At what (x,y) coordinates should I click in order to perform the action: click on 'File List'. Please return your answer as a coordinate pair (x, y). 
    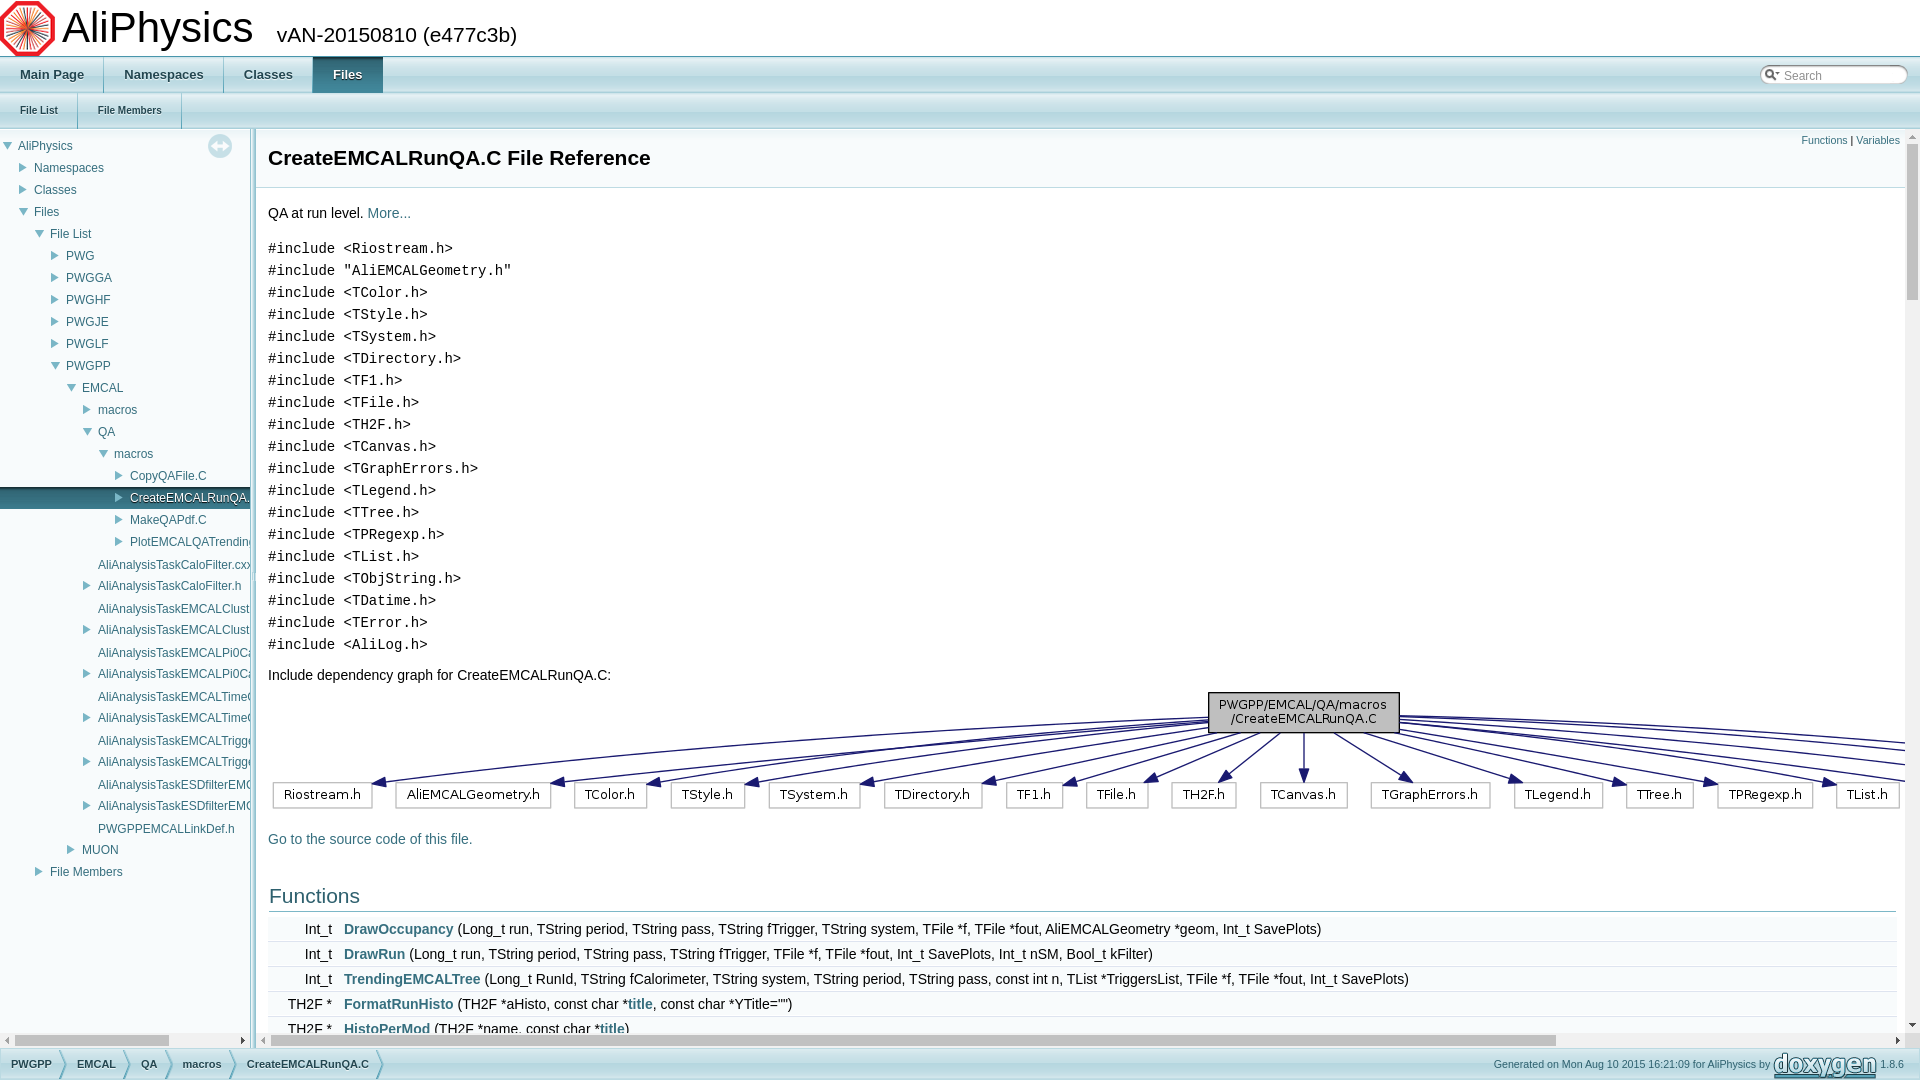
    Looking at the image, I should click on (38, 111).